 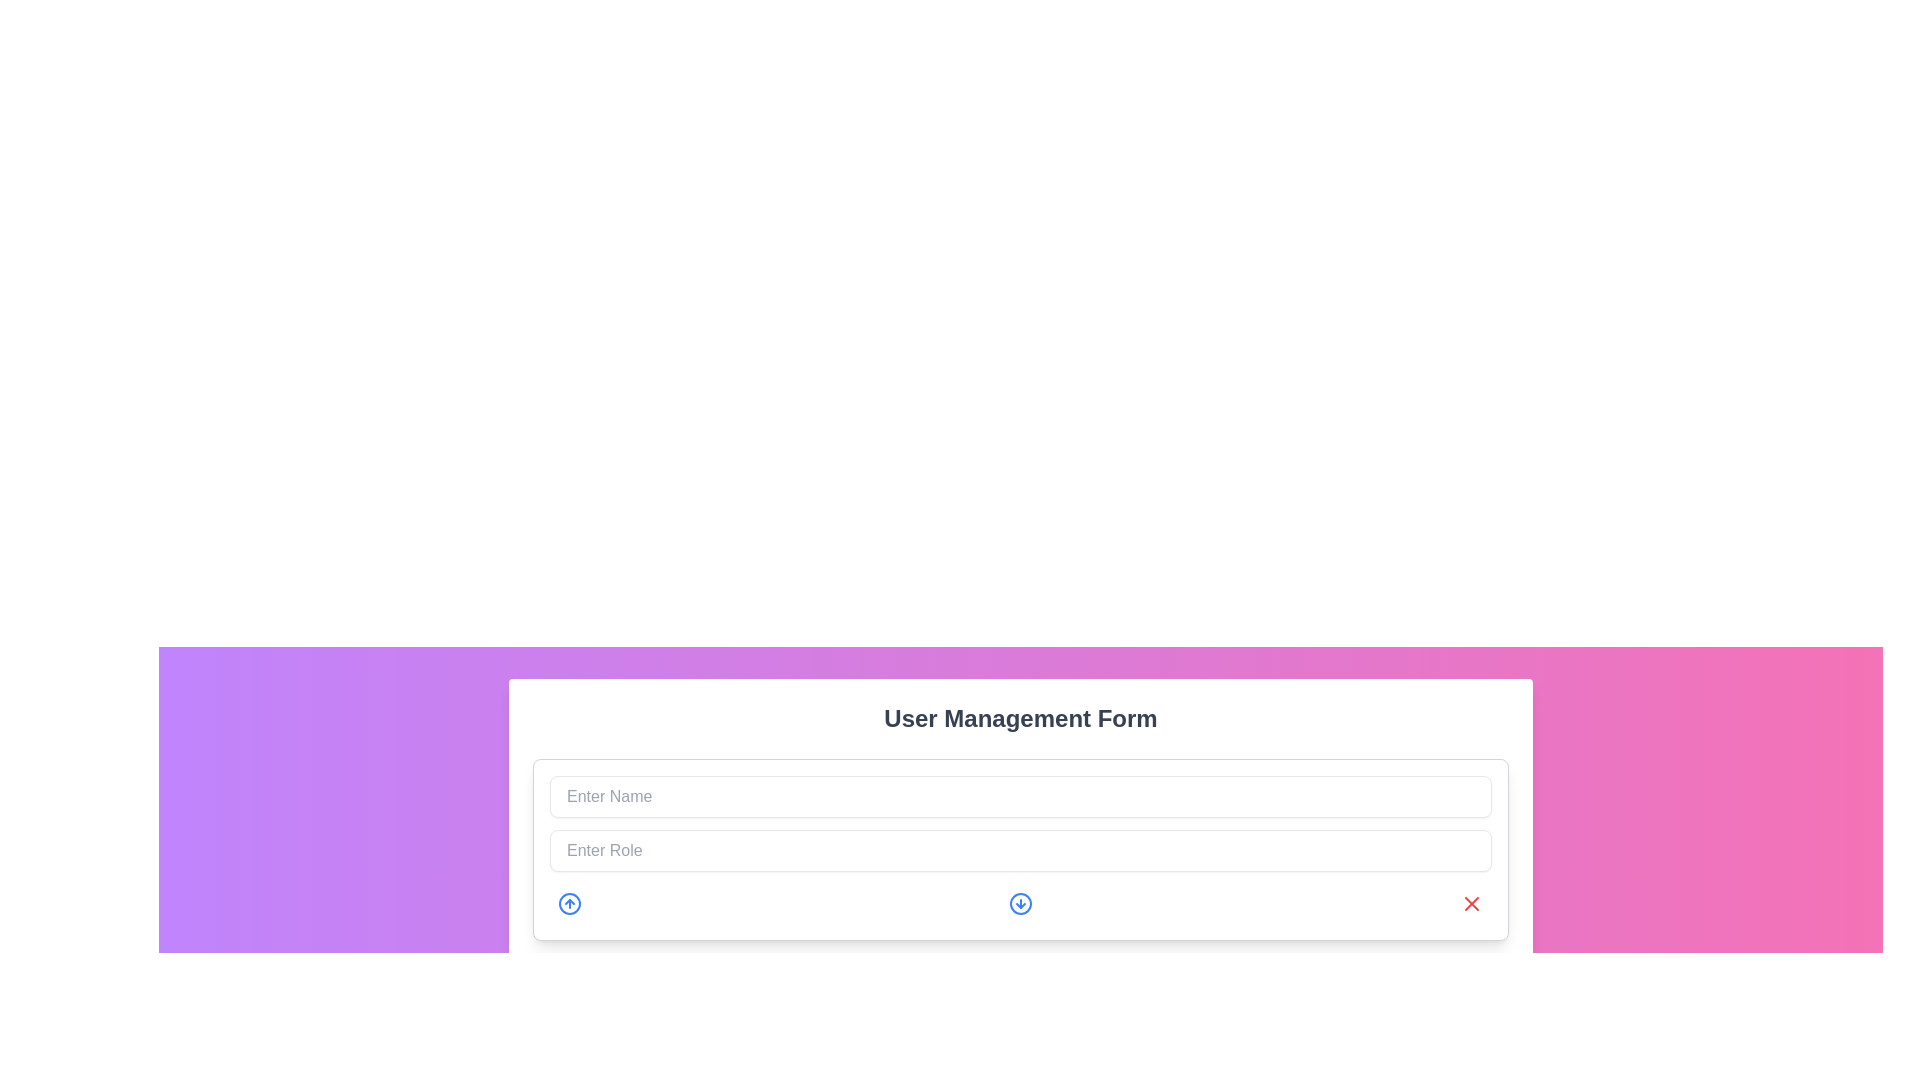 What do you see at coordinates (569, 903) in the screenshot?
I see `the circular button with an upward arrow icon located below the 'Enter Role' text input field` at bounding box center [569, 903].